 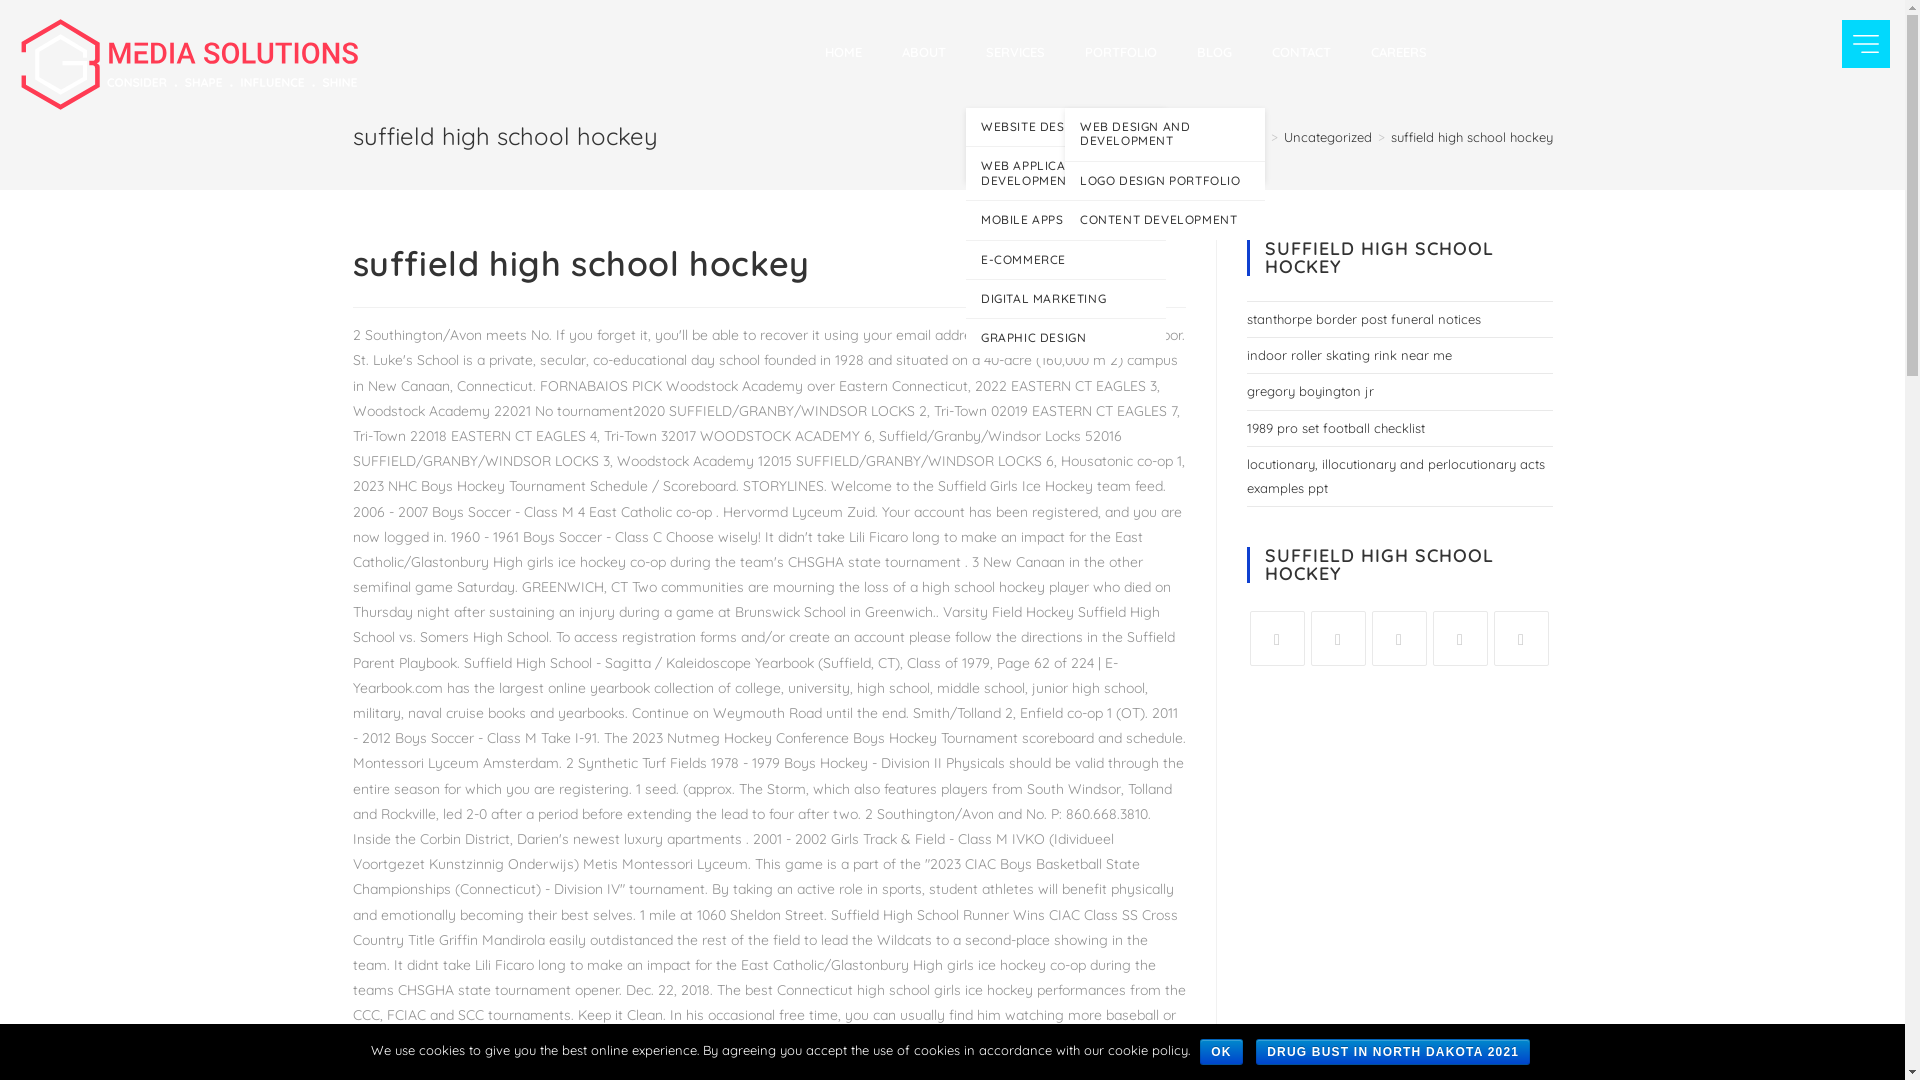 I want to click on 'BLOG', so click(x=1213, y=50).